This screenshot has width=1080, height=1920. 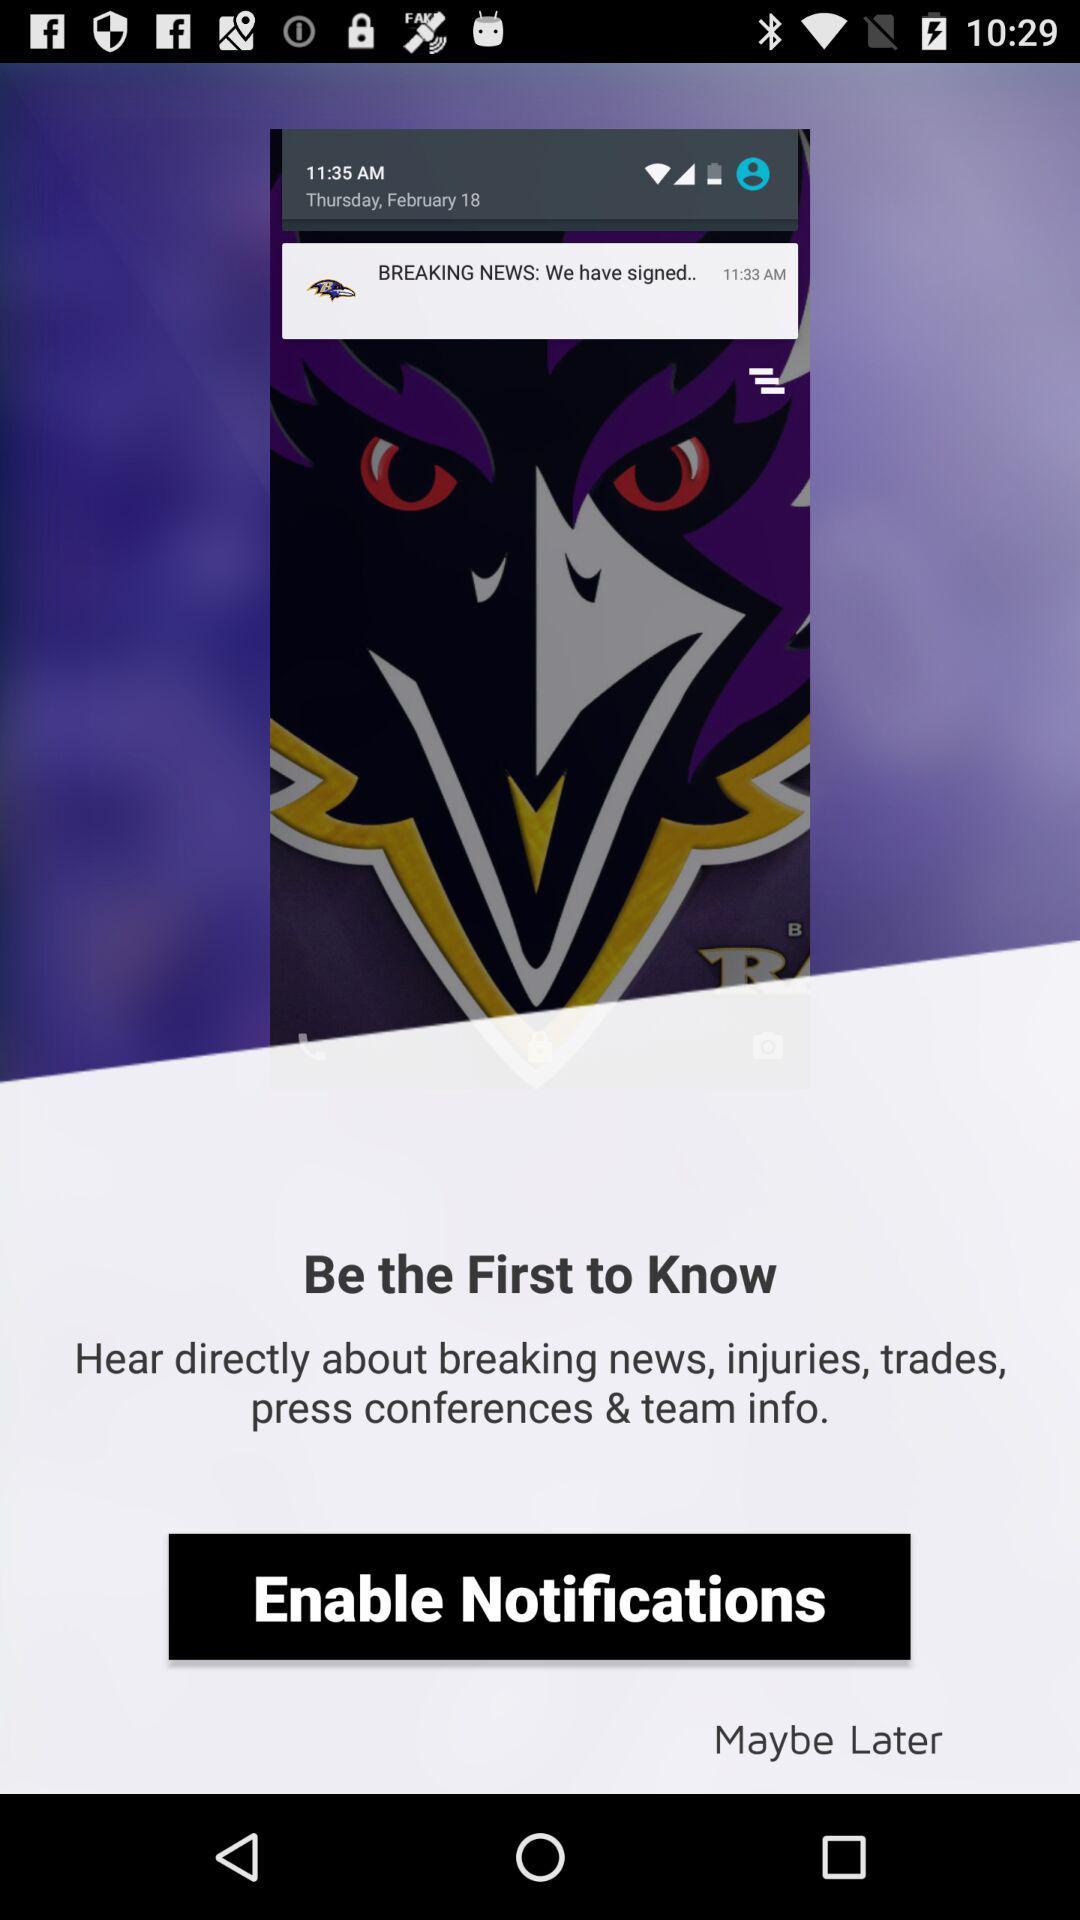 I want to click on icon at the bottom right corner, so click(x=828, y=1736).